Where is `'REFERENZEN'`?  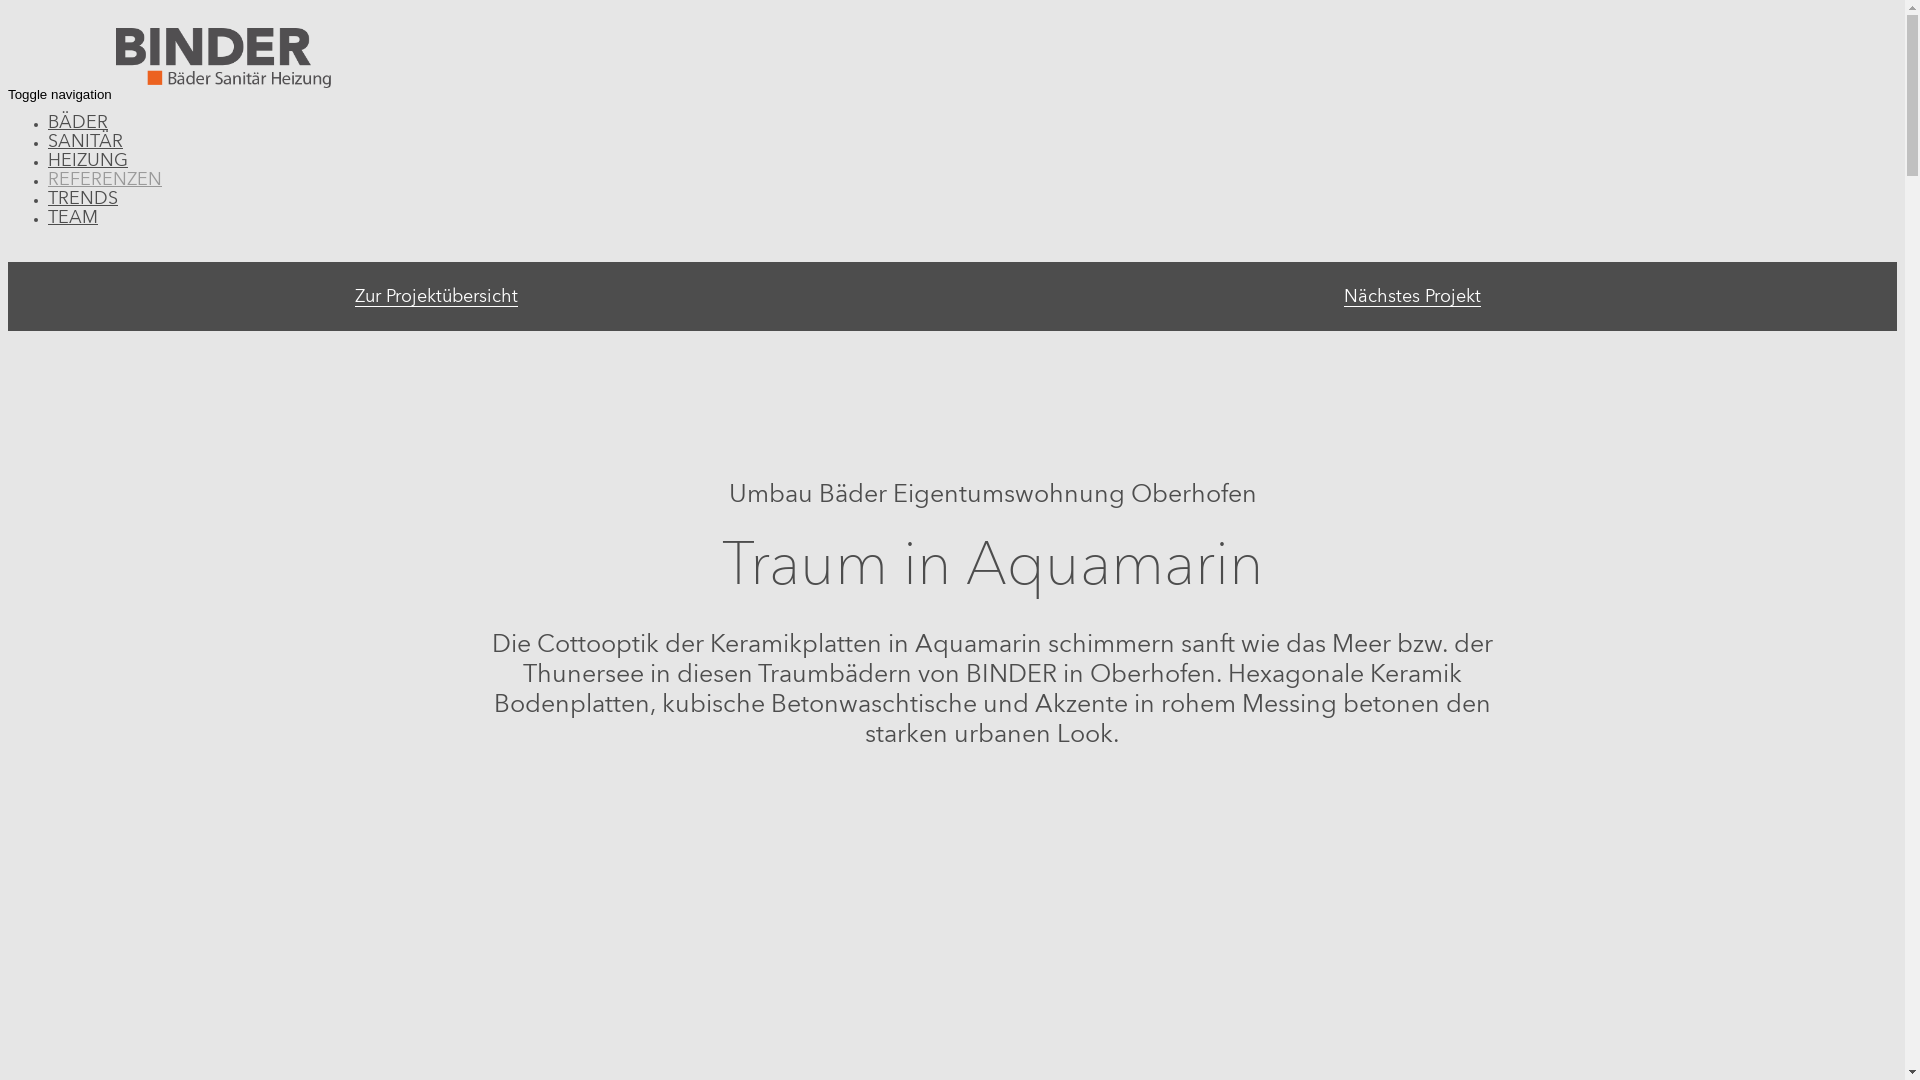
'REFERENZEN' is located at coordinates (104, 173).